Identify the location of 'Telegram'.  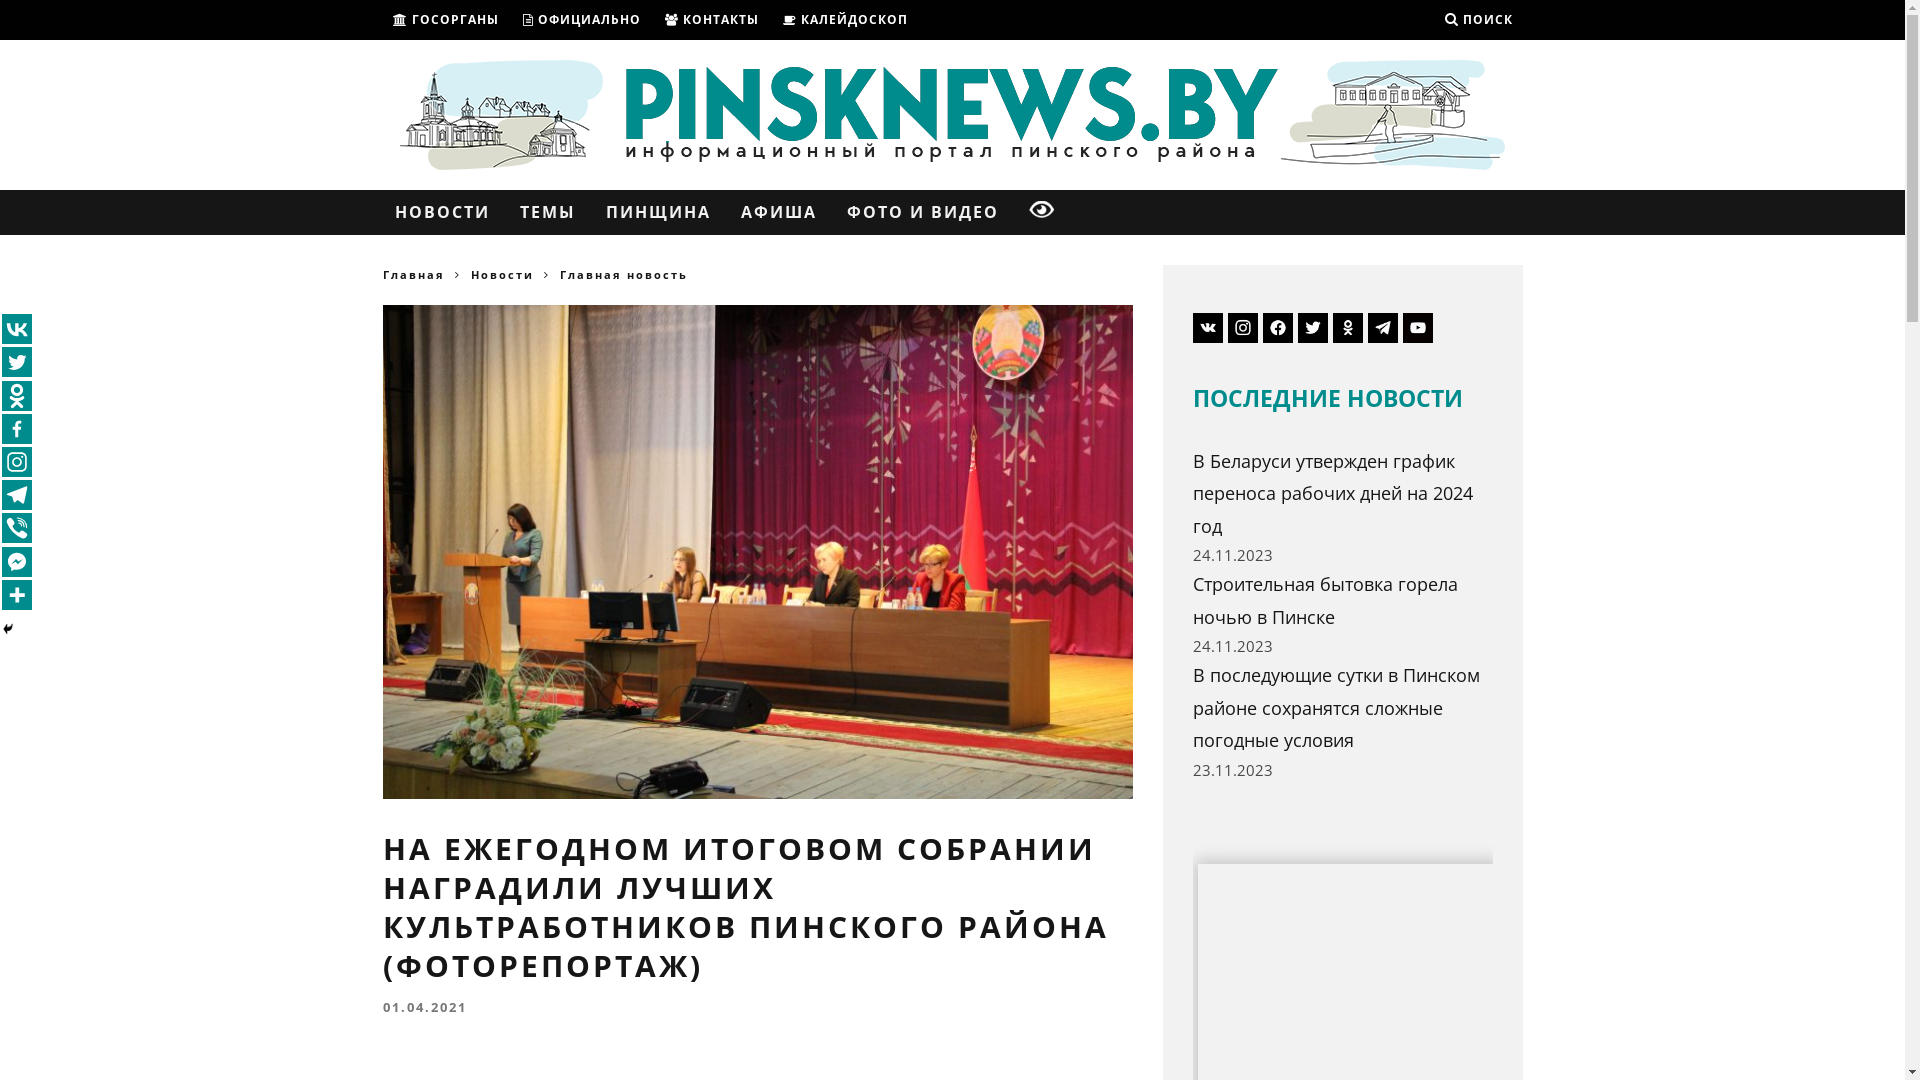
(17, 494).